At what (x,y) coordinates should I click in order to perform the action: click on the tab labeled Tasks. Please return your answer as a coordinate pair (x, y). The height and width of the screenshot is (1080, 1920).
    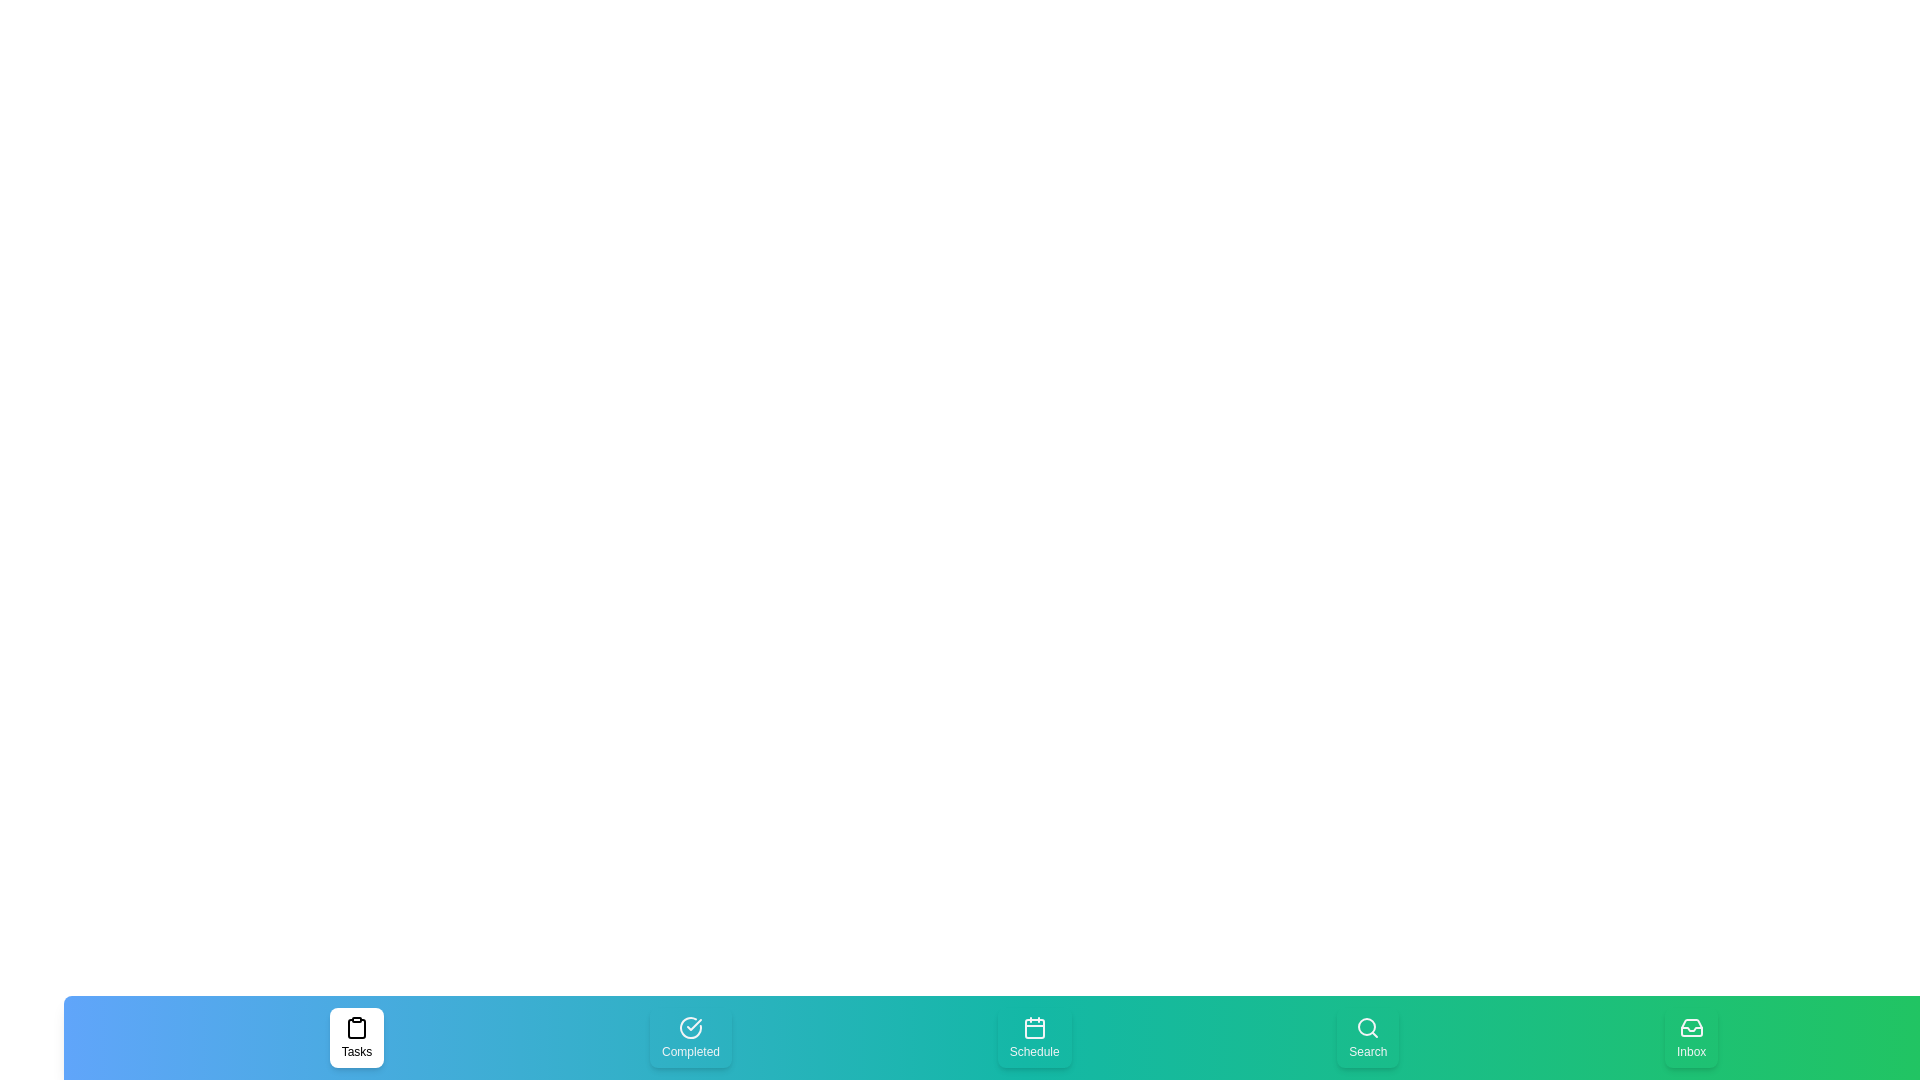
    Looking at the image, I should click on (356, 1036).